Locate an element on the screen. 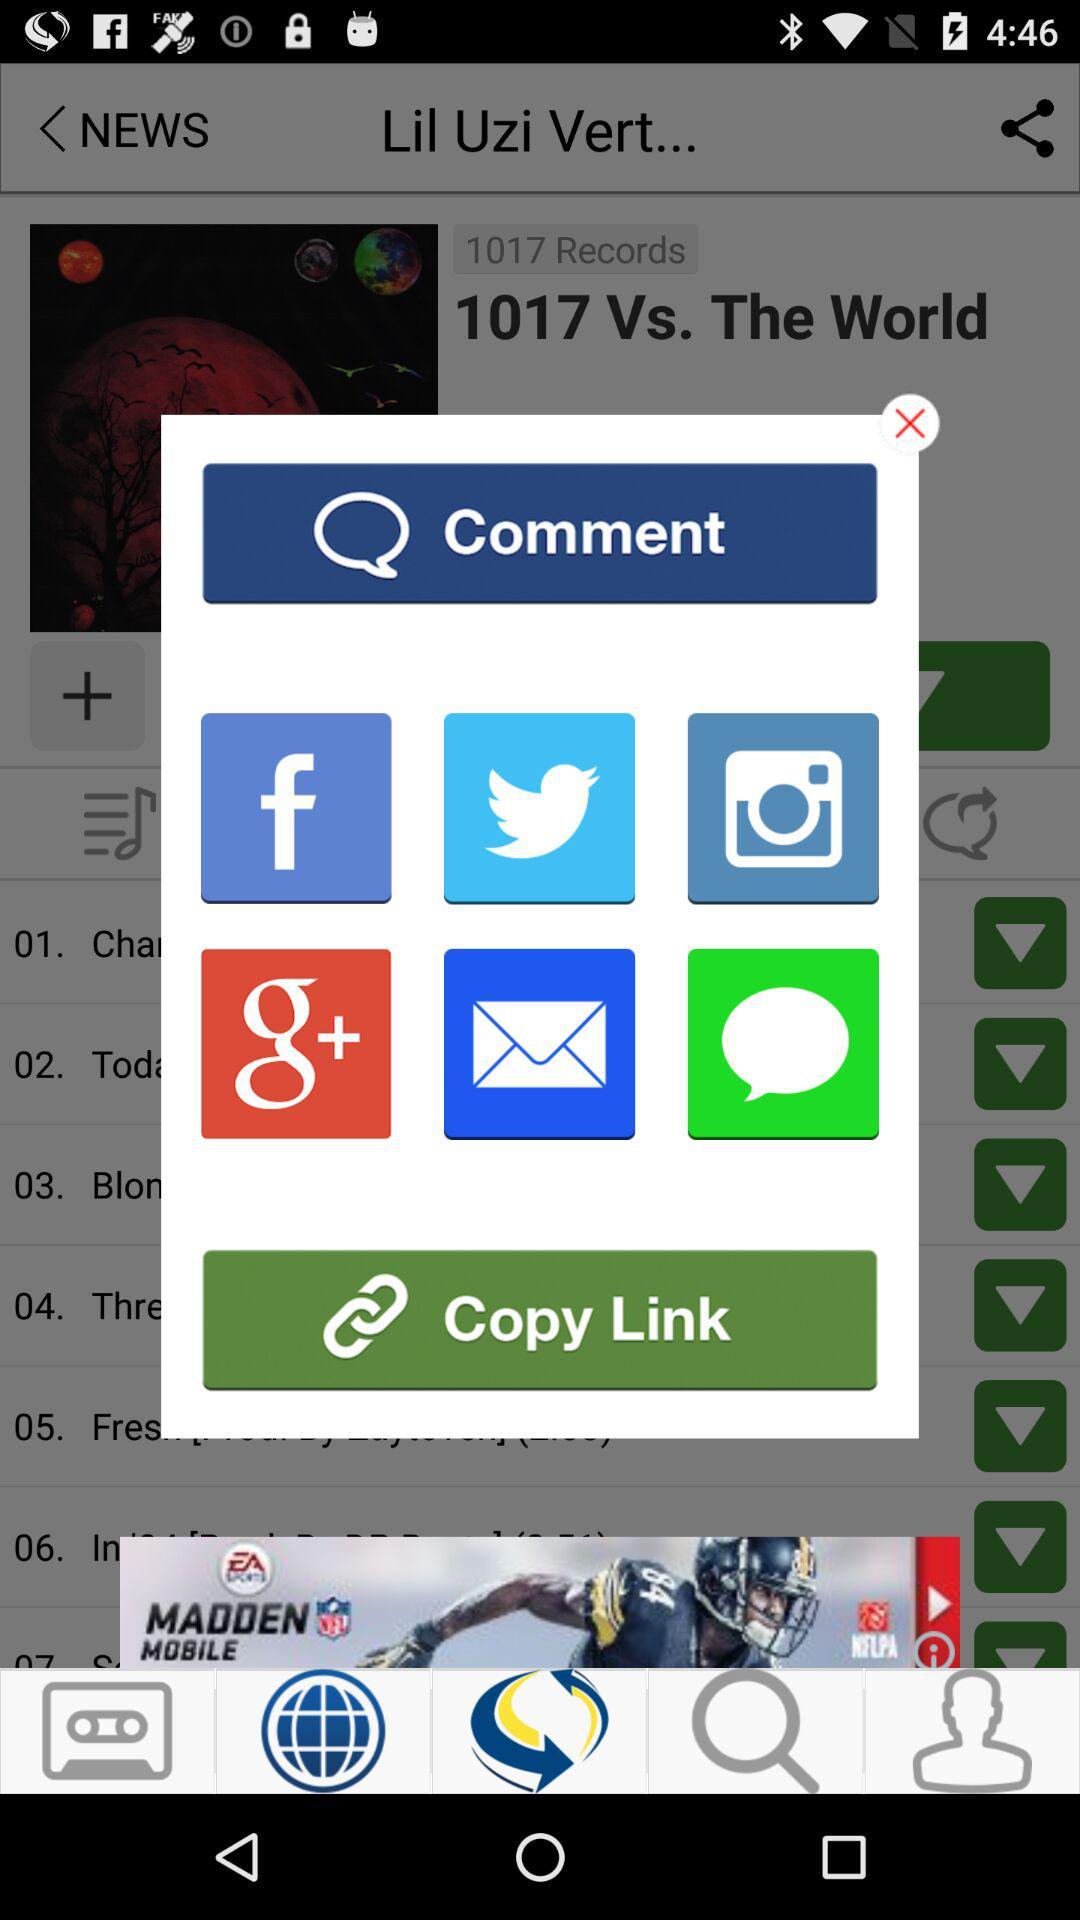 The image size is (1080, 1920). share by email is located at coordinates (538, 1042).